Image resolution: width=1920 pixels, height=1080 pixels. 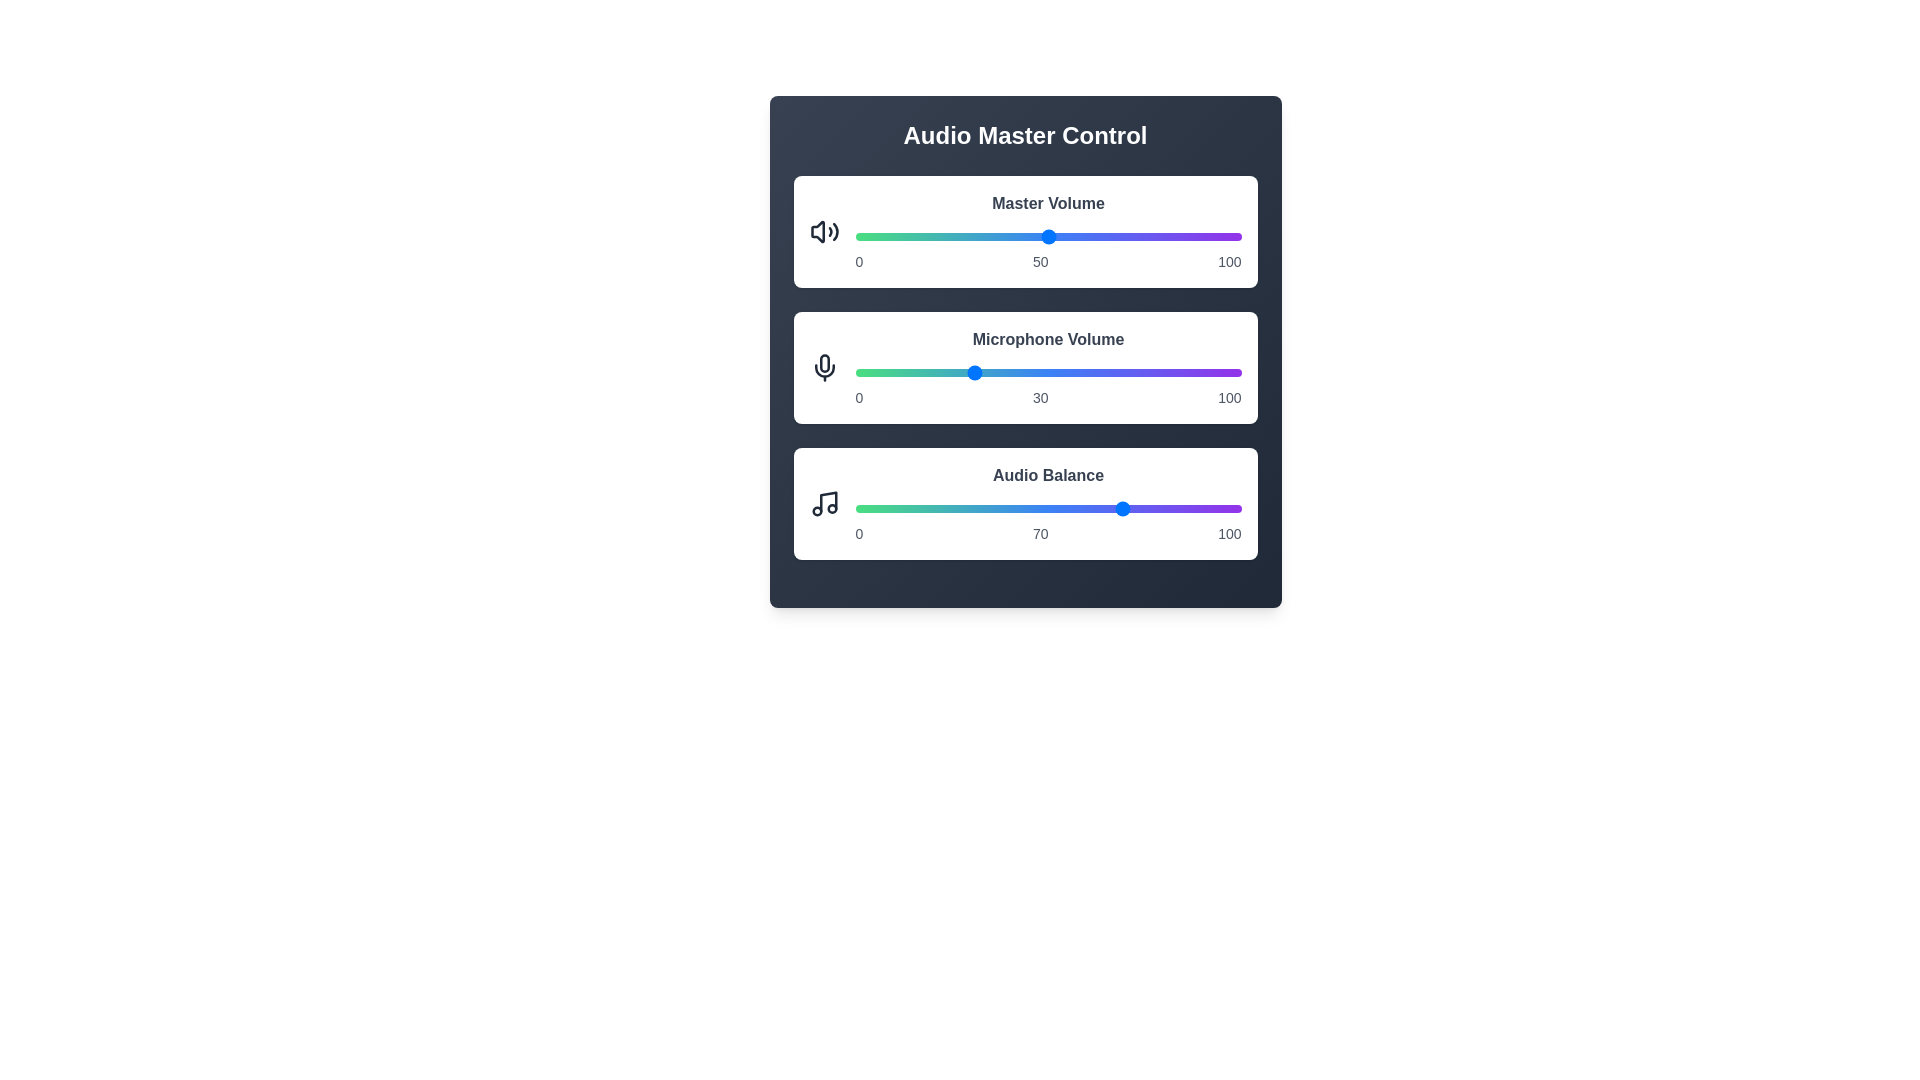 What do you see at coordinates (1133, 508) in the screenshot?
I see `the Audio Balance slider to 72%` at bounding box center [1133, 508].